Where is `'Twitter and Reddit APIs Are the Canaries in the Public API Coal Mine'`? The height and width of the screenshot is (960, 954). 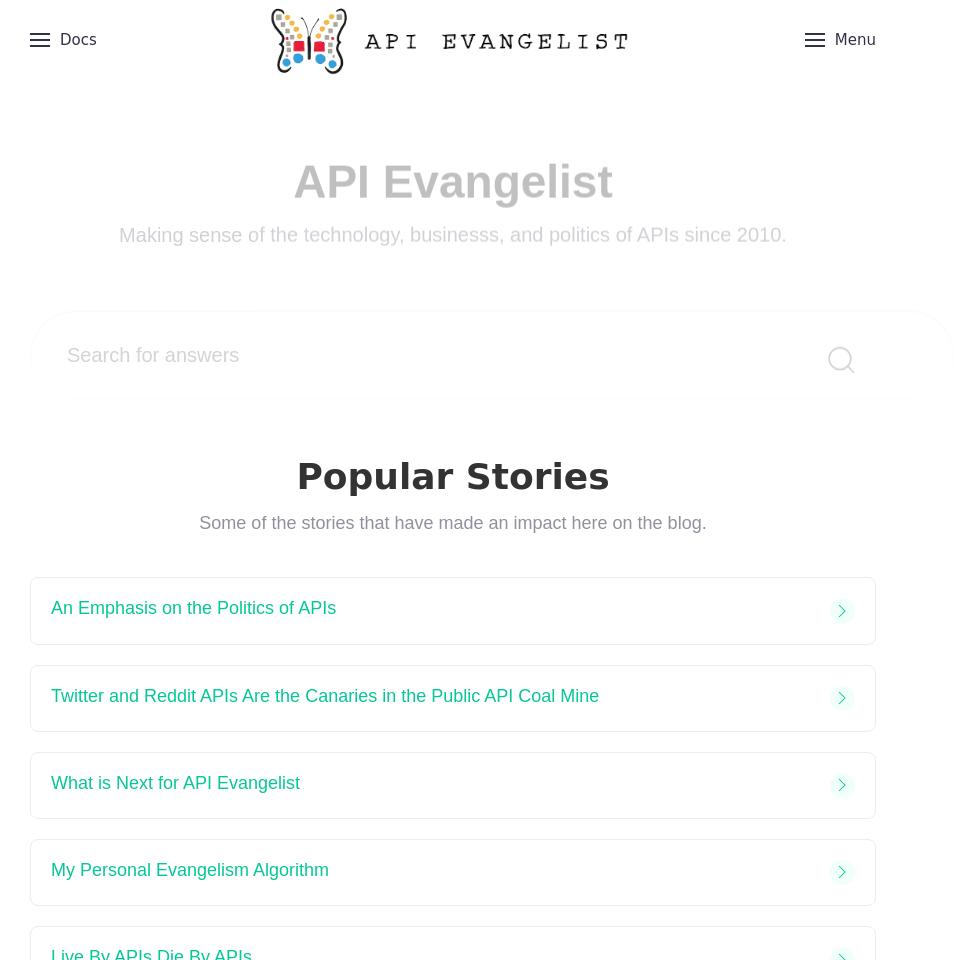 'Twitter and Reddit APIs Are the Canaries in the Public API Coal Mine' is located at coordinates (325, 695).